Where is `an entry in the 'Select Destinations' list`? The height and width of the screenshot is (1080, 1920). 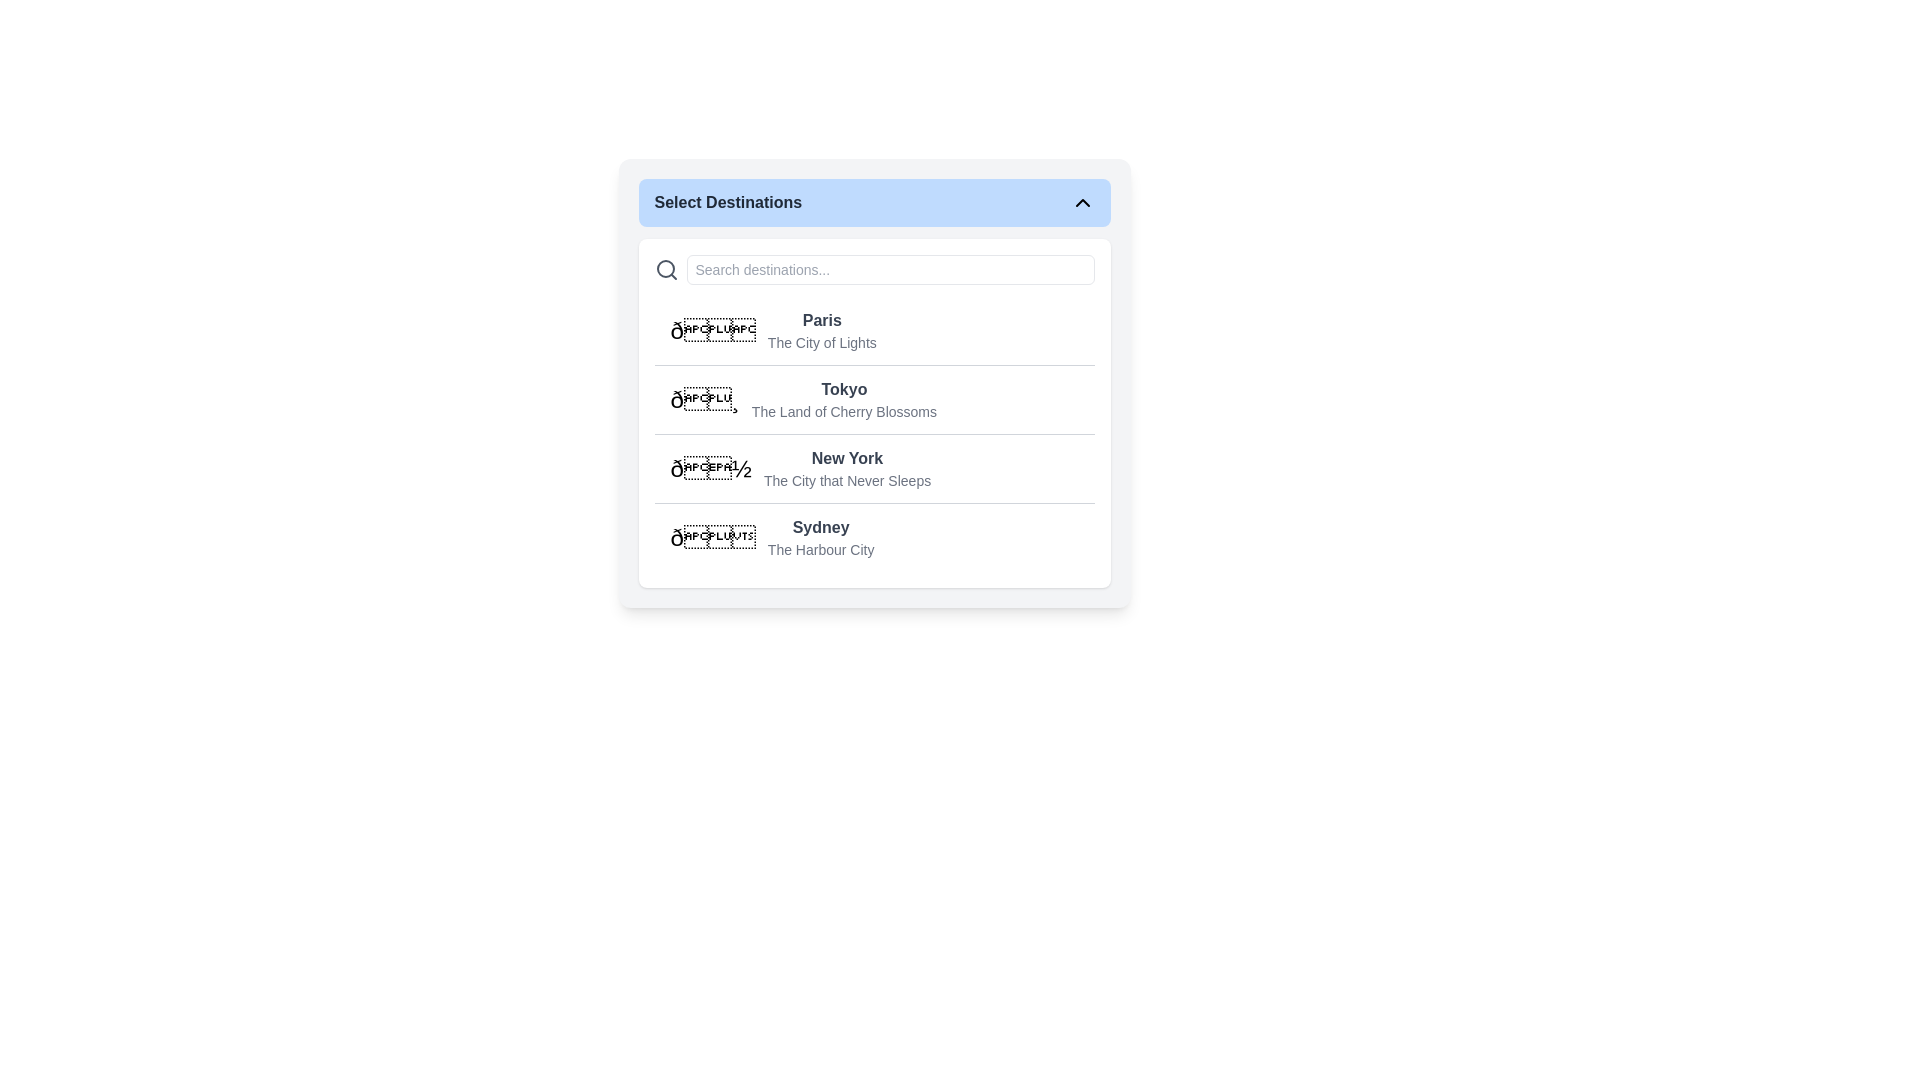
an entry in the 'Select Destinations' list is located at coordinates (874, 433).